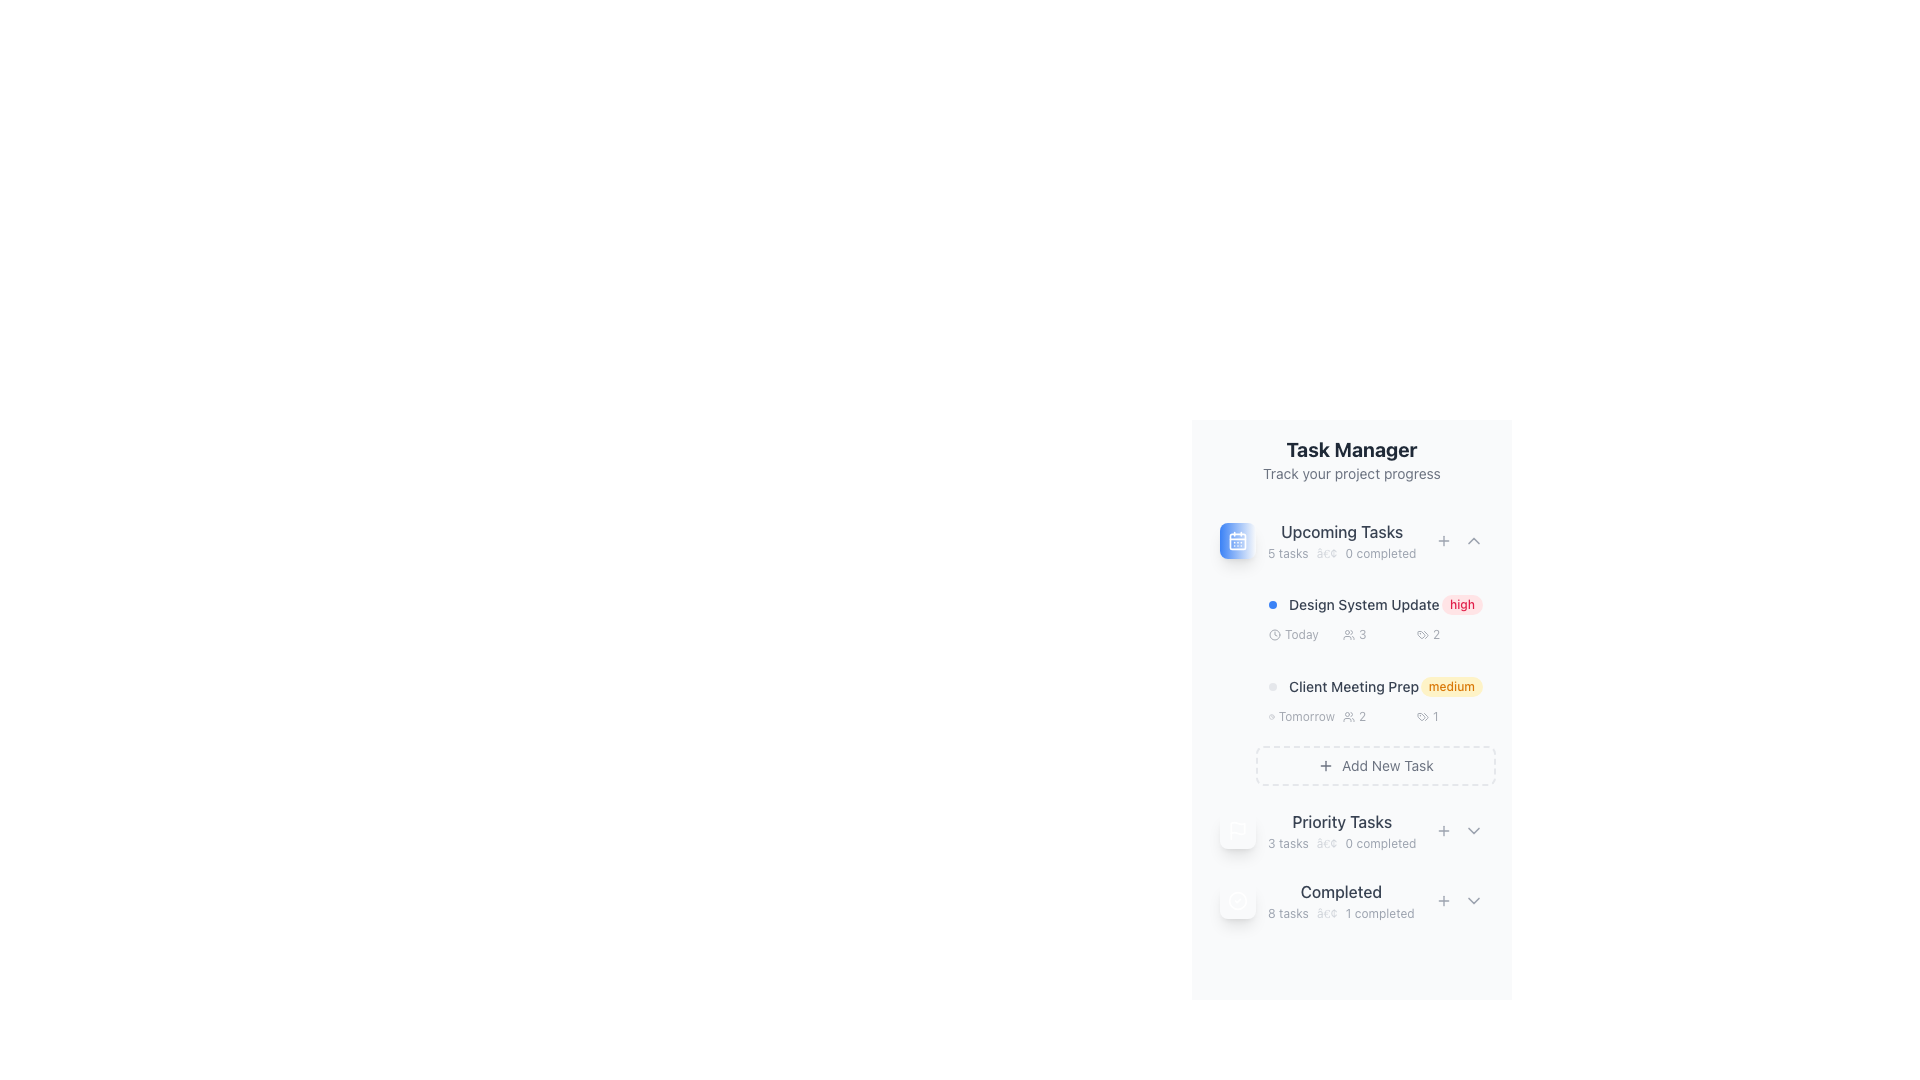 The width and height of the screenshot is (1920, 1080). I want to click on medium priority label located to the right of the 'Client Meeting Prep' text in the 'Upcoming Tasks' section of the task manager interface, so click(1451, 685).